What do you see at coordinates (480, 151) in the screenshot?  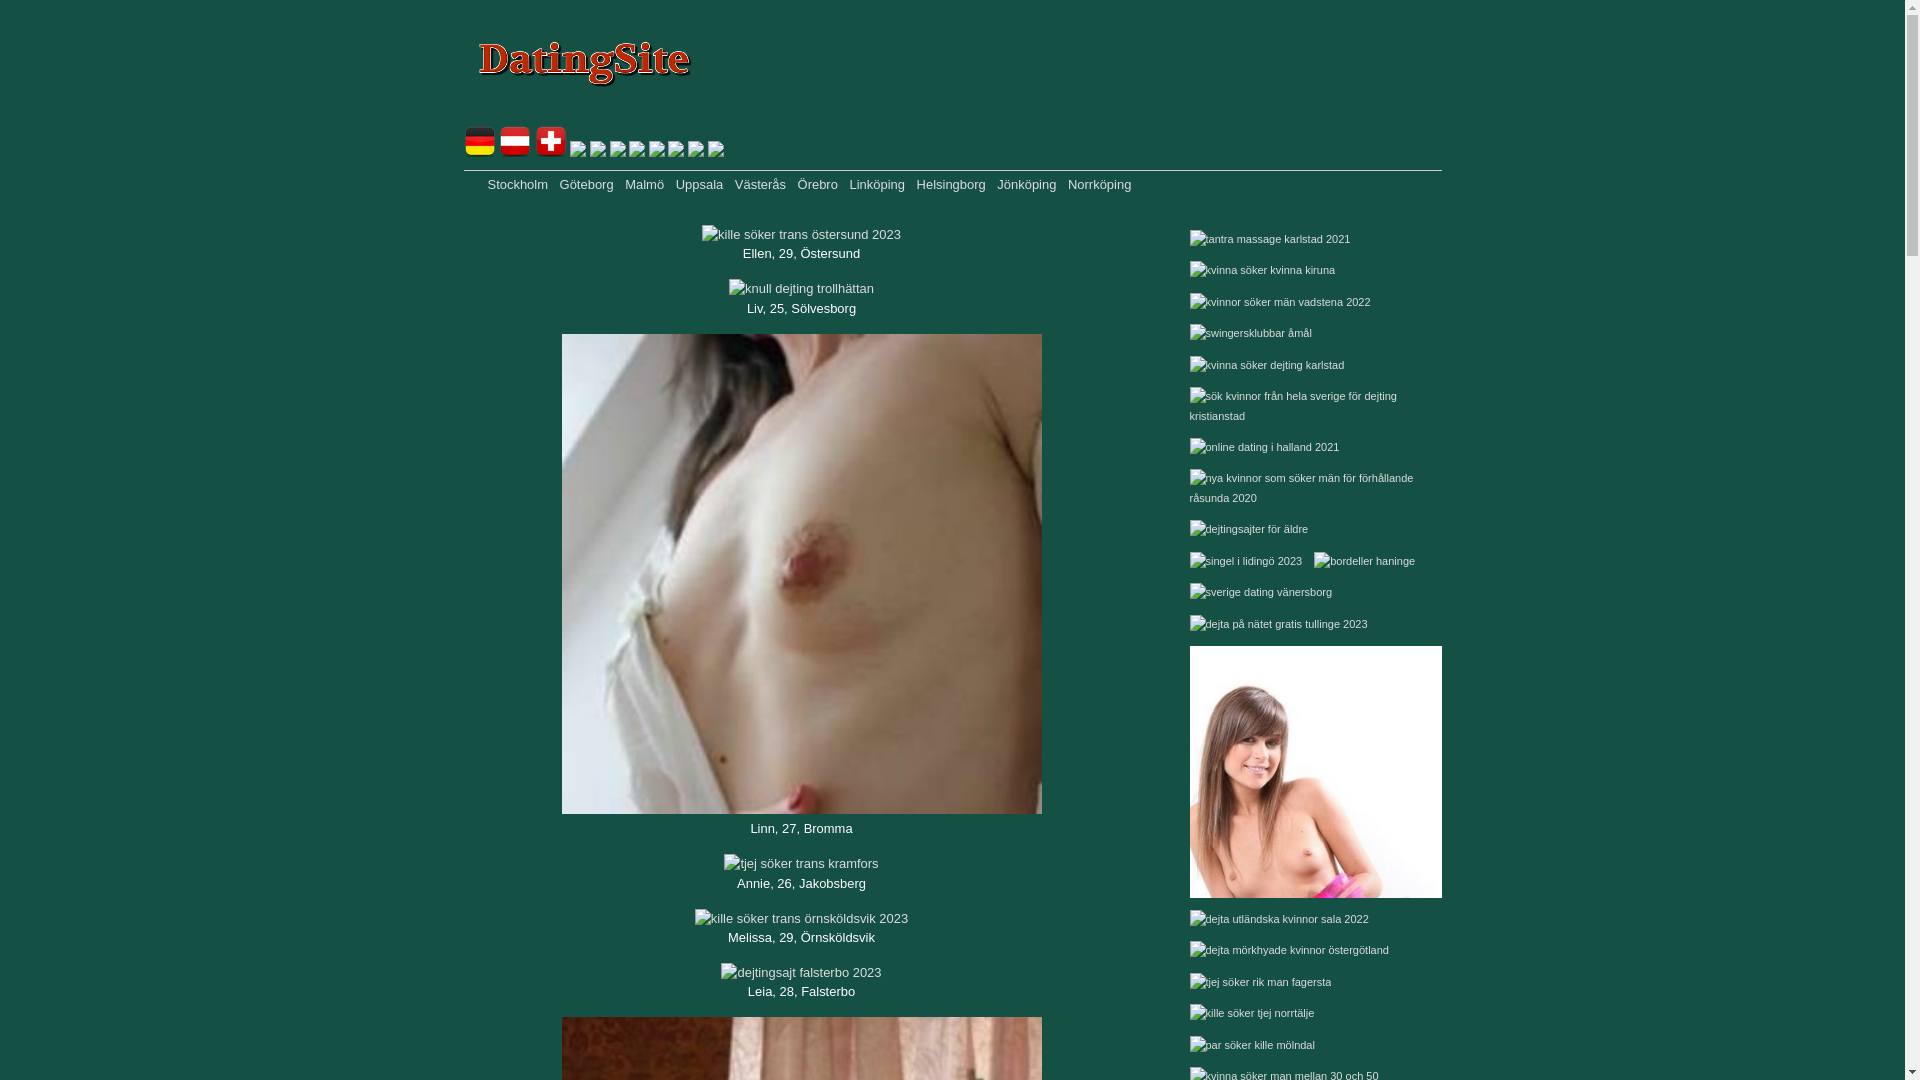 I see `'DE'` at bounding box center [480, 151].